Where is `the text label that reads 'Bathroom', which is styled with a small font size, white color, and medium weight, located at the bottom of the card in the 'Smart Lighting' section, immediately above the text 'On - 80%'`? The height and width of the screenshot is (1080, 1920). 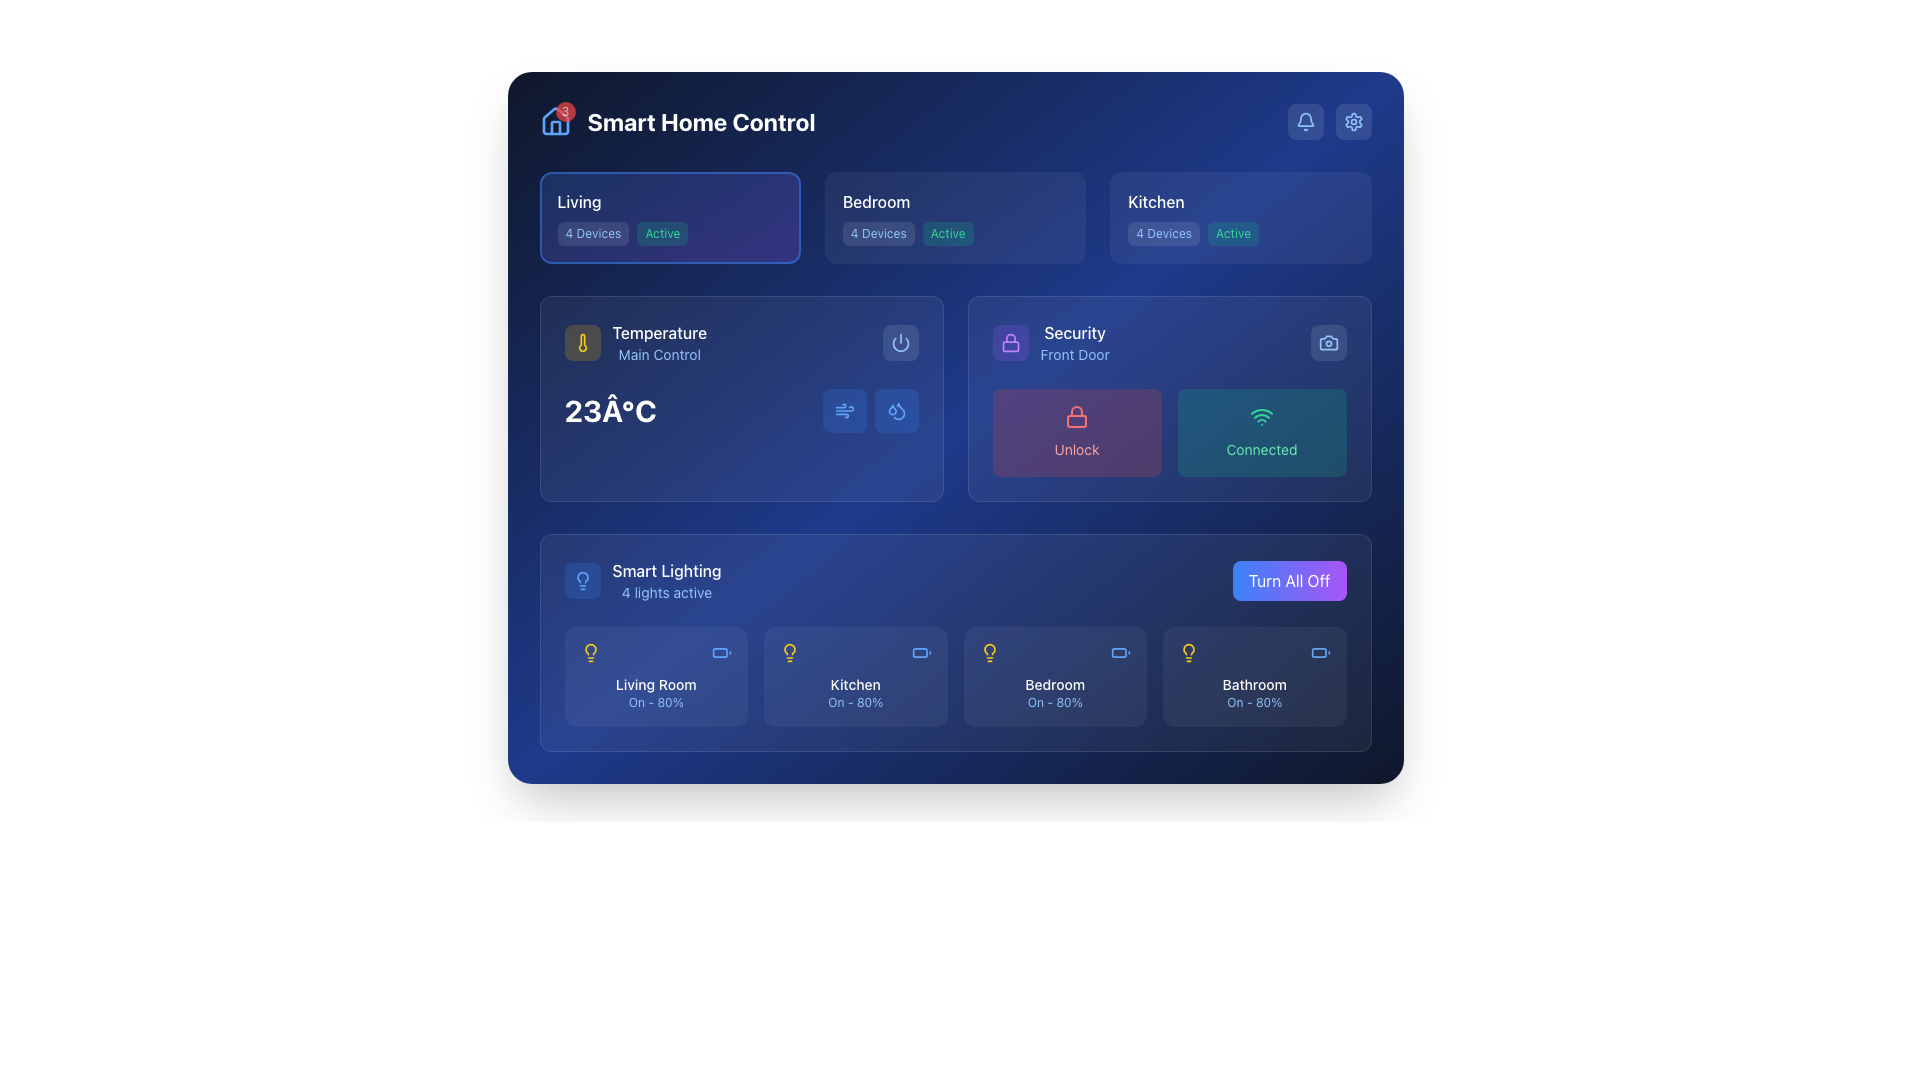 the text label that reads 'Bathroom', which is styled with a small font size, white color, and medium weight, located at the bottom of the card in the 'Smart Lighting' section, immediately above the text 'On - 80%' is located at coordinates (1253, 684).